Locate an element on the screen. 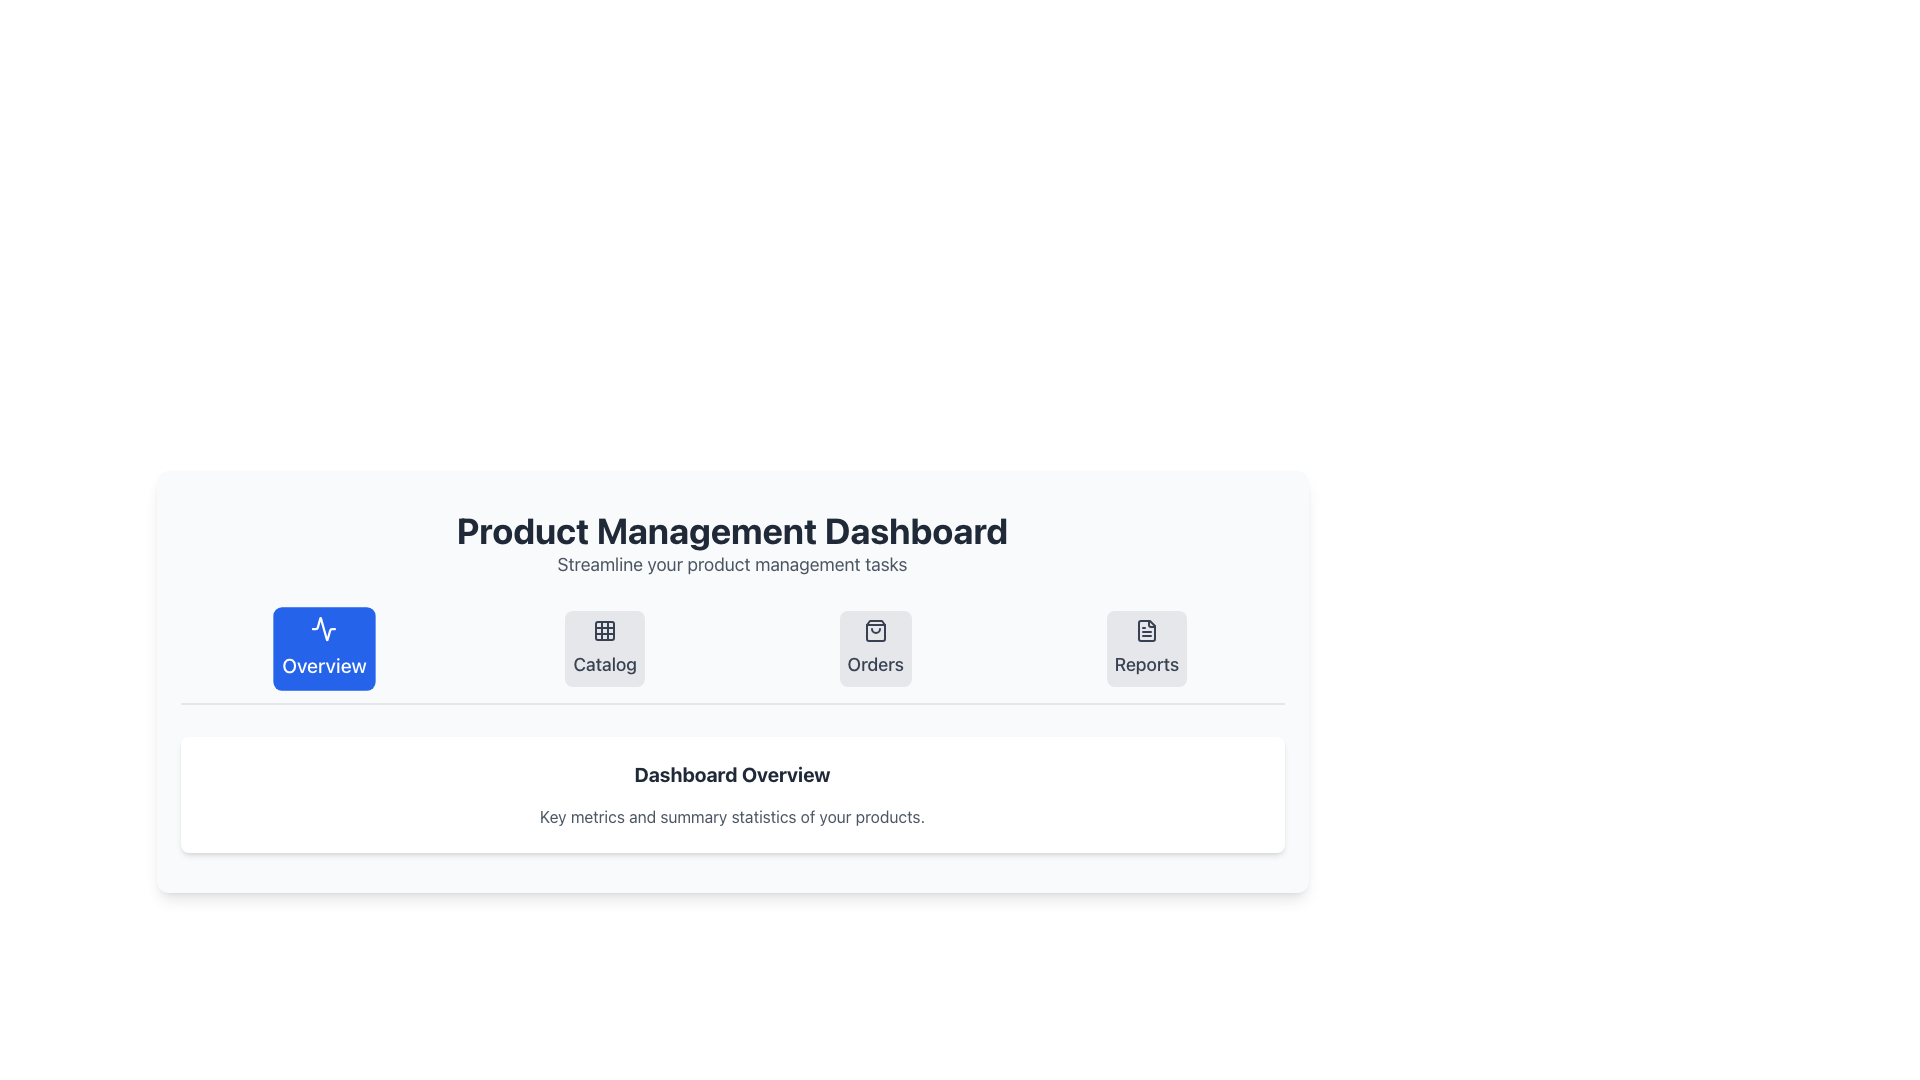 The height and width of the screenshot is (1080, 1920). the 'Overview' button which contains a stylized activity chart icon on a blue background is located at coordinates (324, 627).